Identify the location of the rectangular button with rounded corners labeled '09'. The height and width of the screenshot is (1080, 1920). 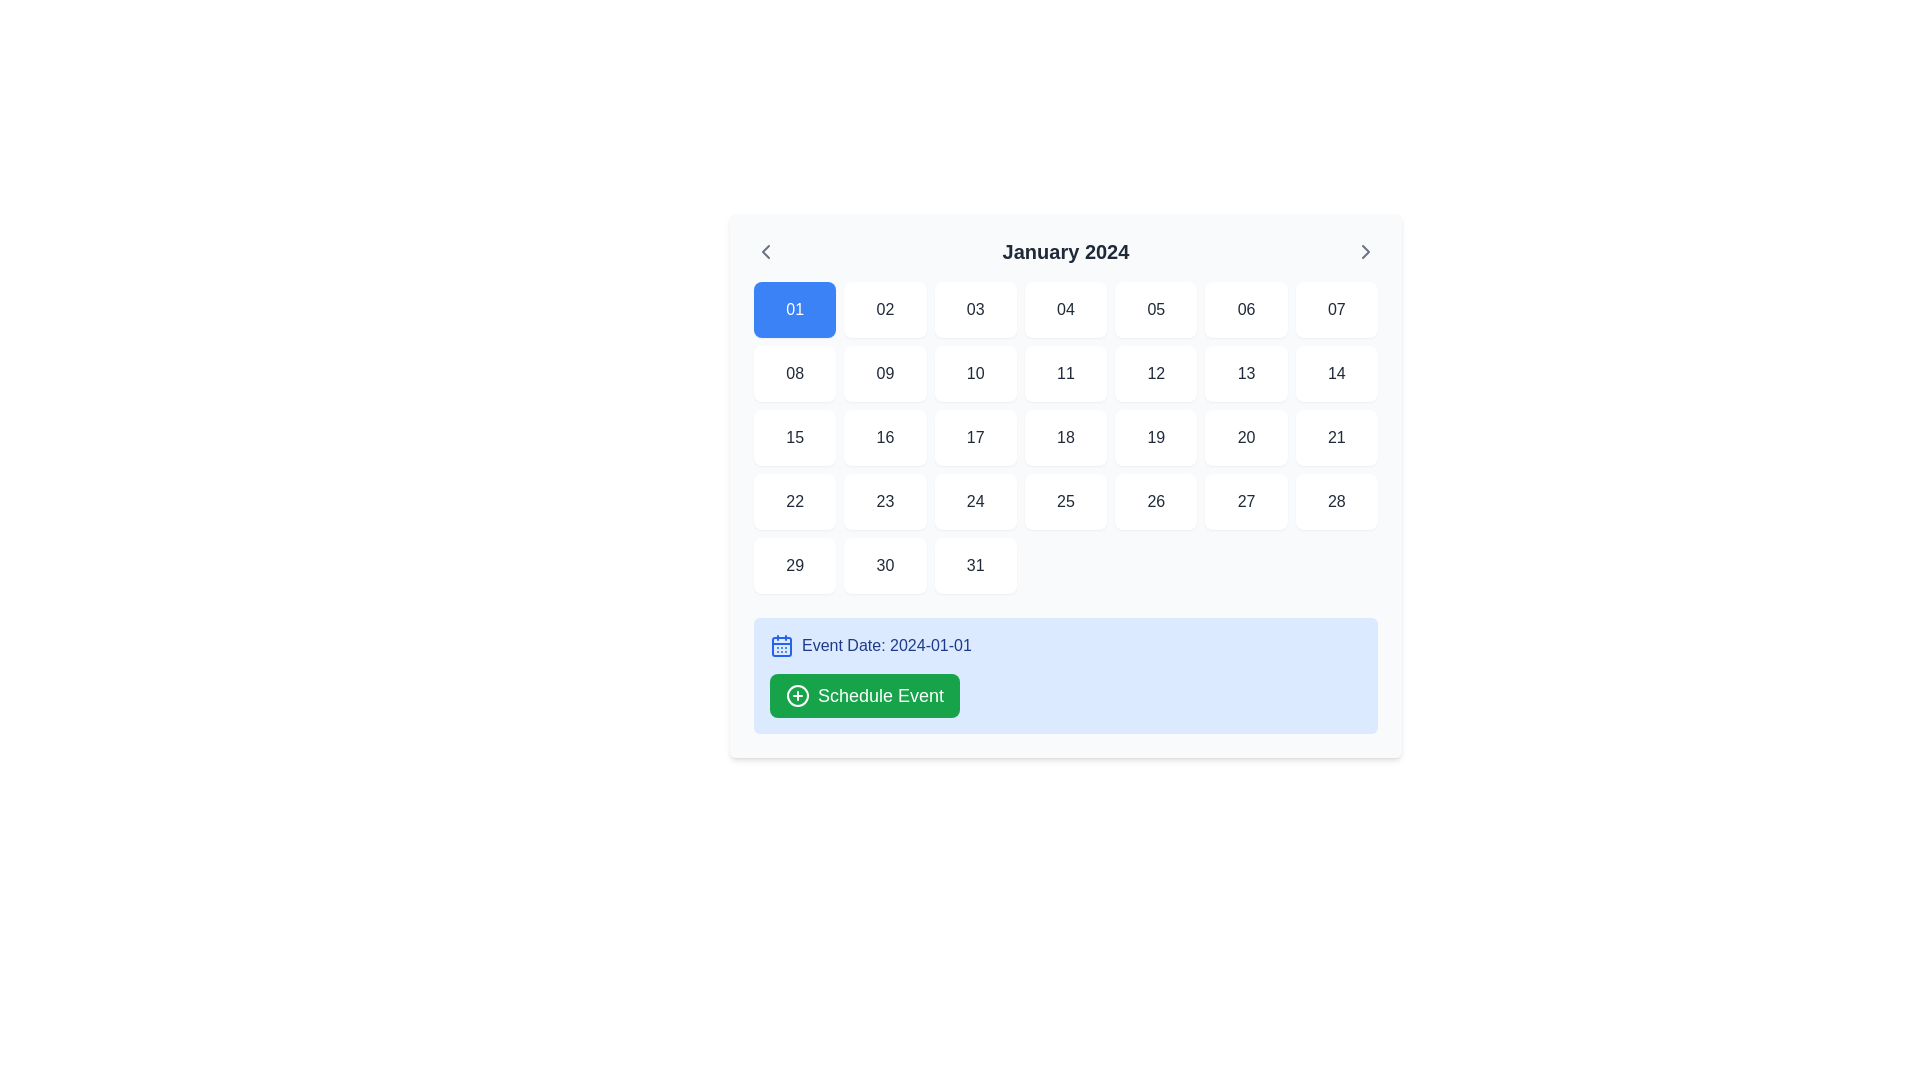
(884, 374).